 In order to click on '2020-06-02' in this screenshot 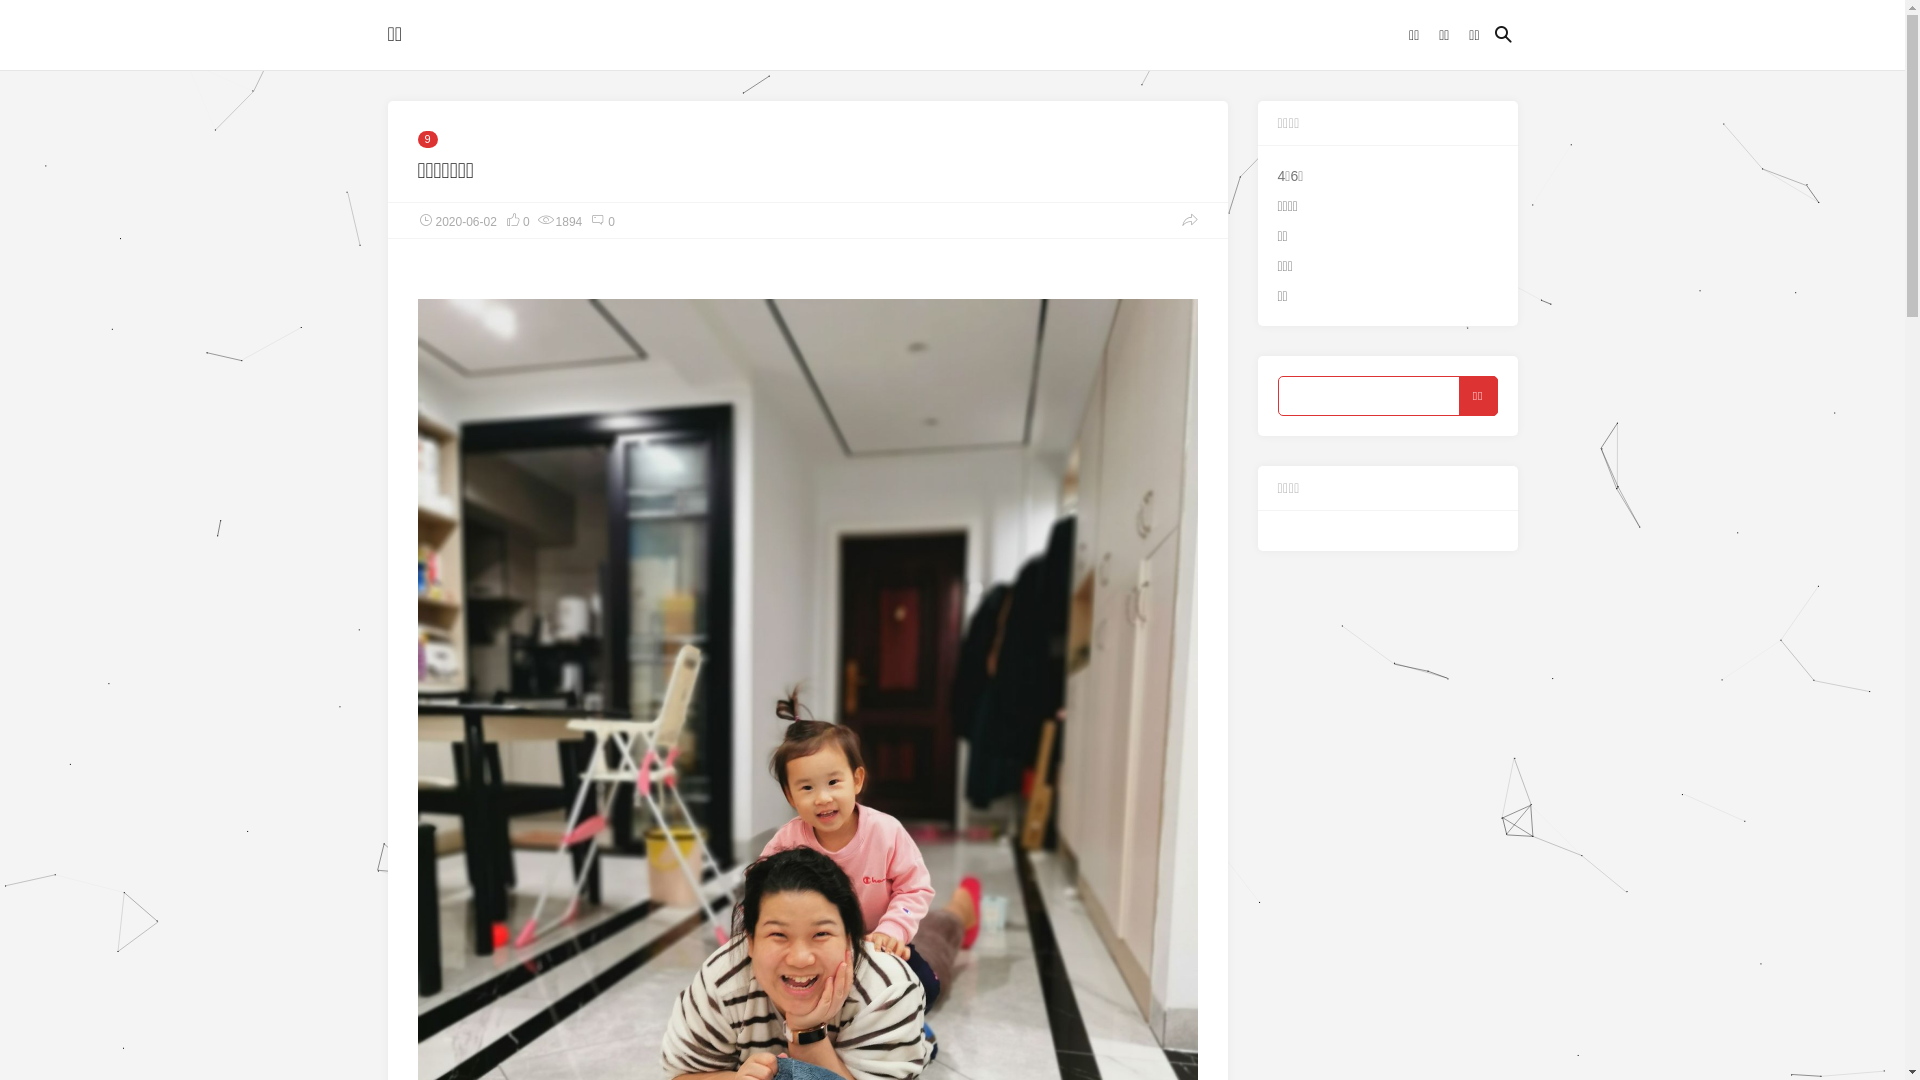, I will do `click(456, 219)`.